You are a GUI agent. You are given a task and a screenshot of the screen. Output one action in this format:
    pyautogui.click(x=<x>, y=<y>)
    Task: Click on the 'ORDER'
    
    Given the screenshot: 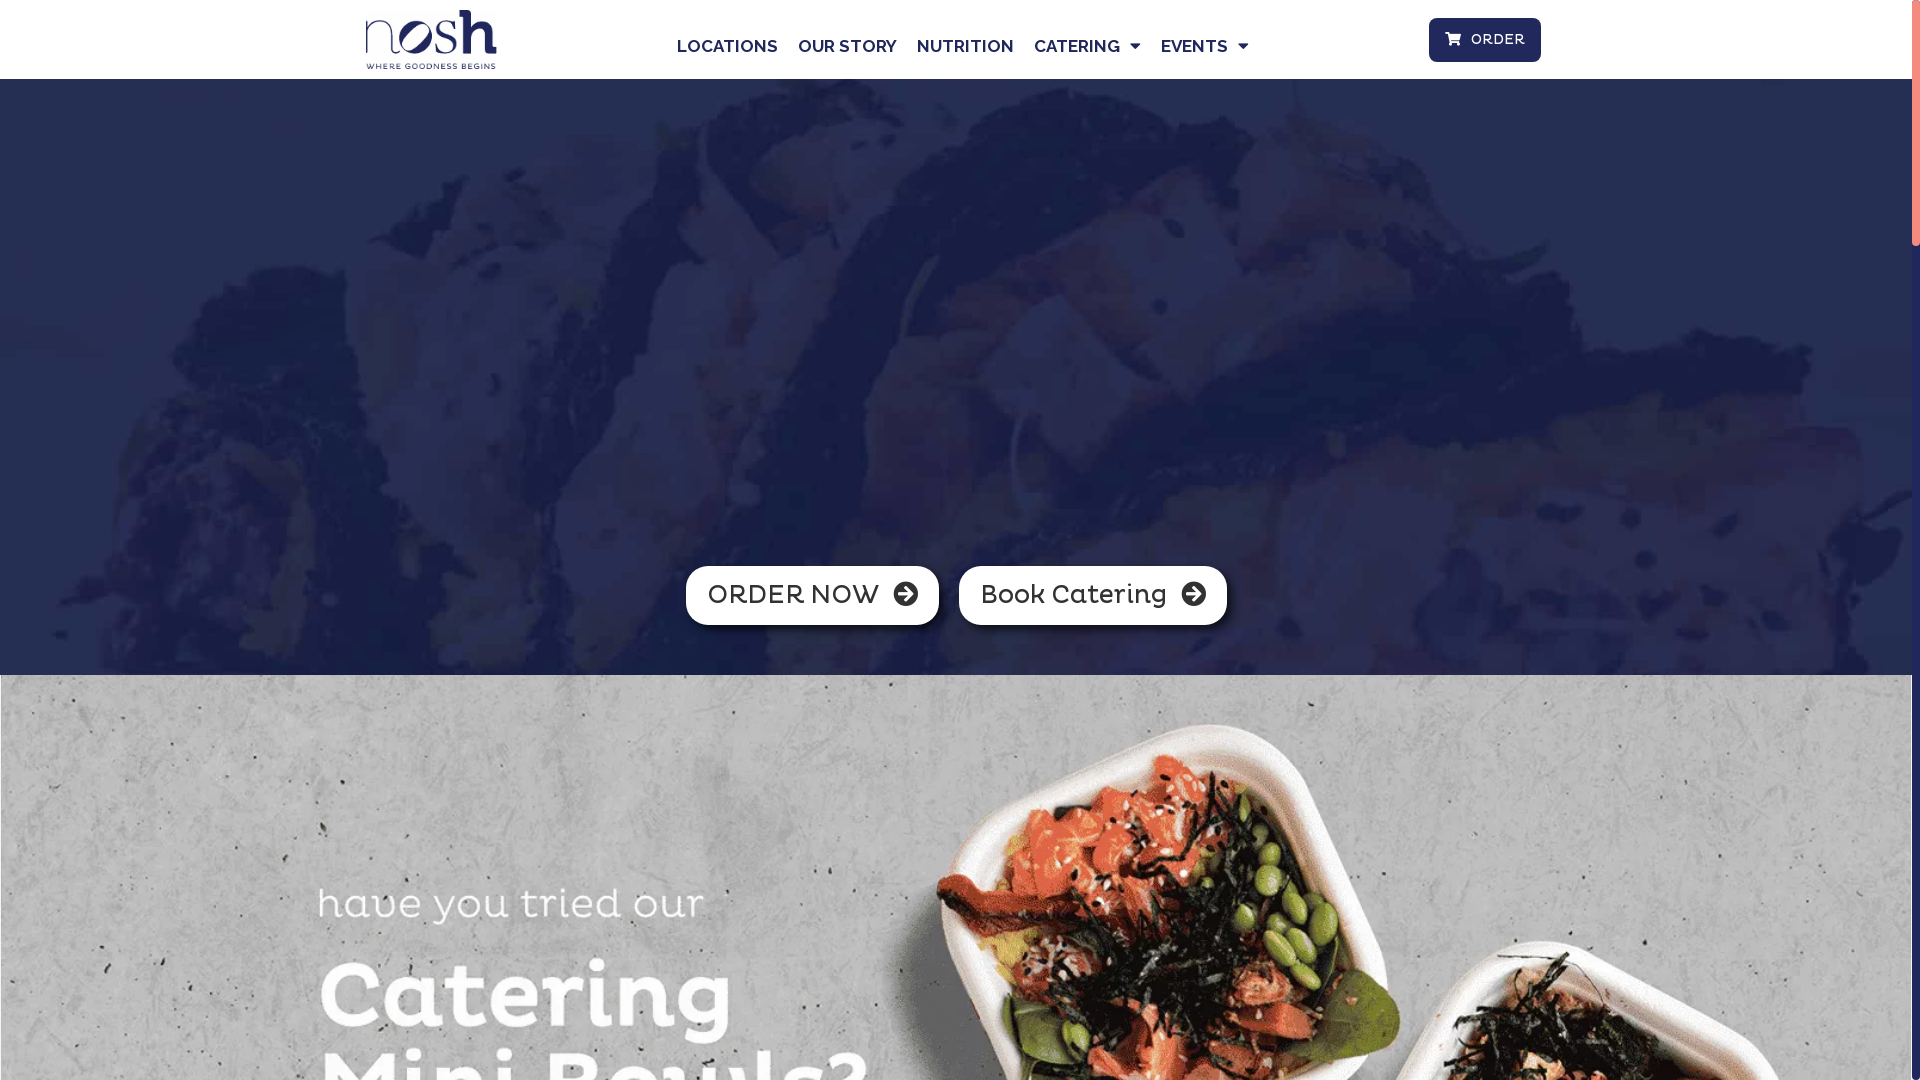 What is the action you would take?
    pyautogui.click(x=1484, y=39)
    